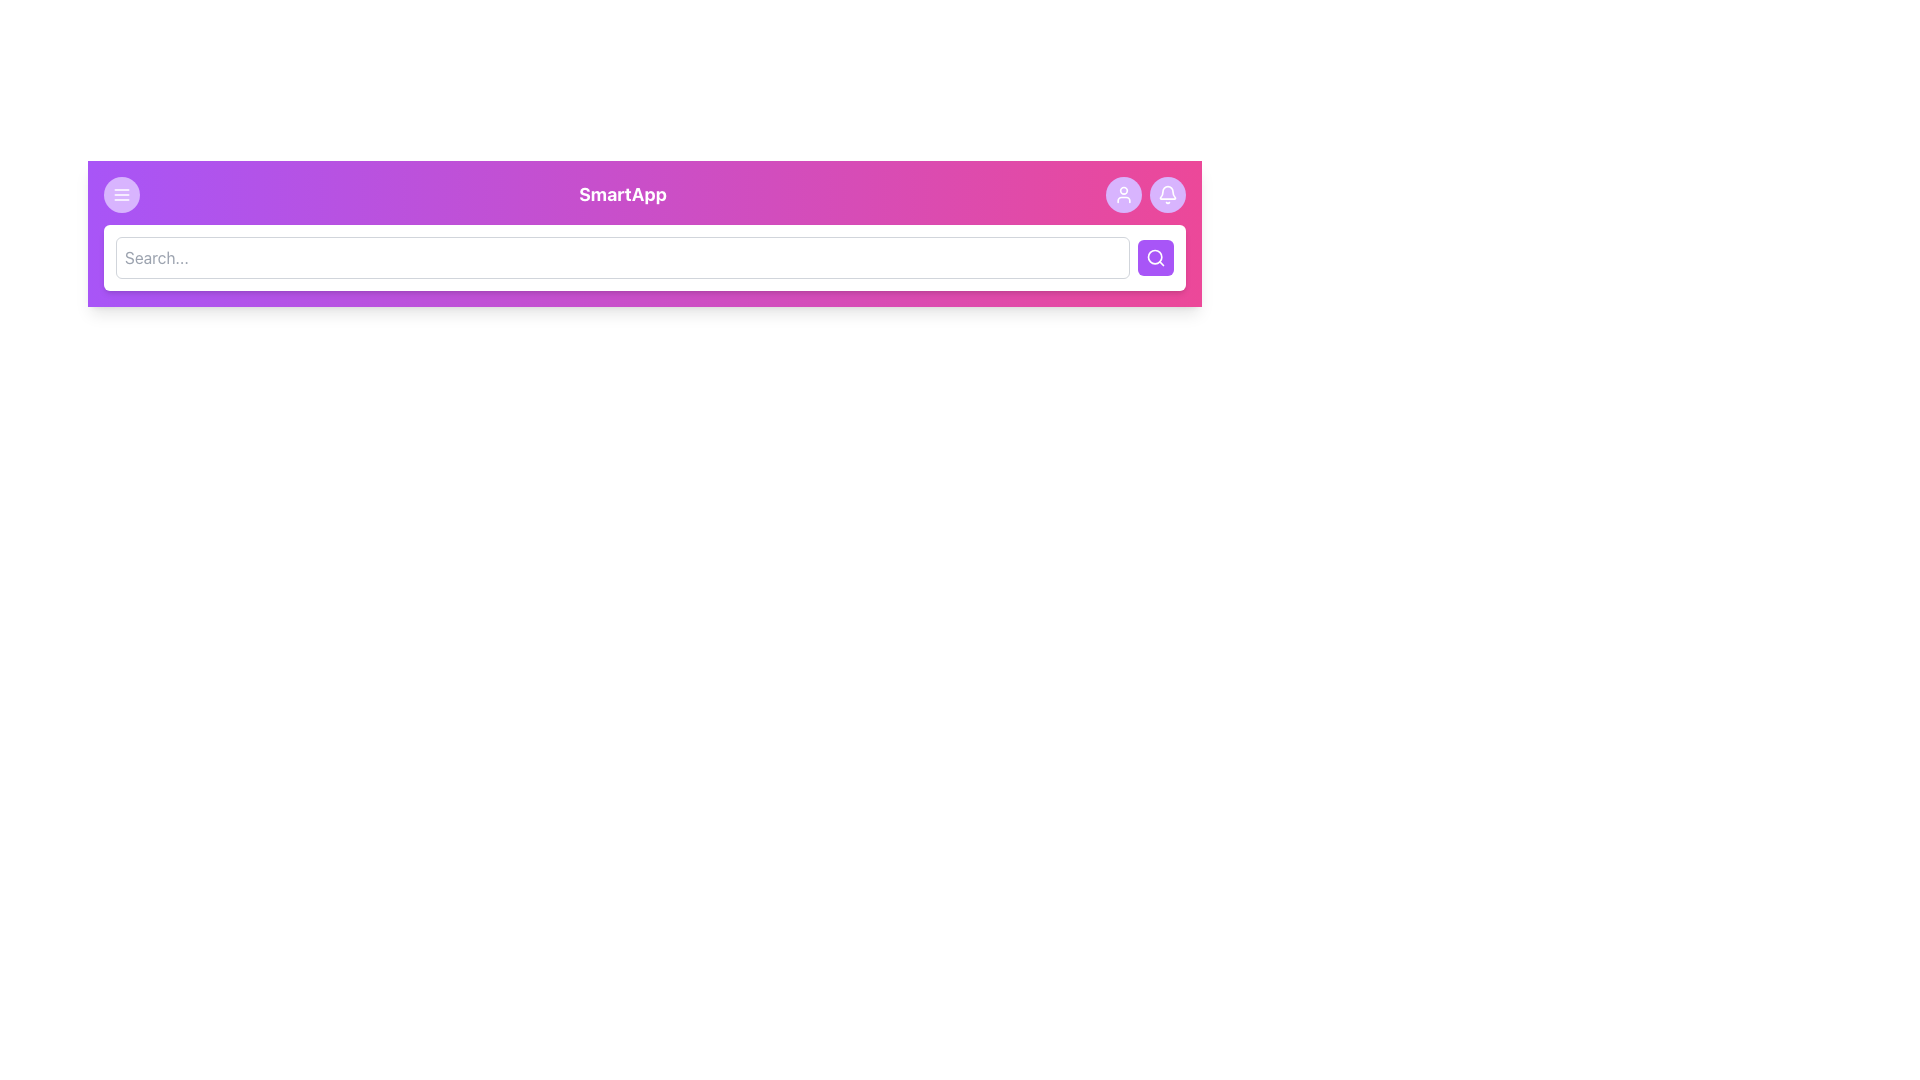 The width and height of the screenshot is (1920, 1080). I want to click on the lower curved part of the bell icon located in the top-right corner of the interface, which represents notifications or alerts, so click(1167, 192).